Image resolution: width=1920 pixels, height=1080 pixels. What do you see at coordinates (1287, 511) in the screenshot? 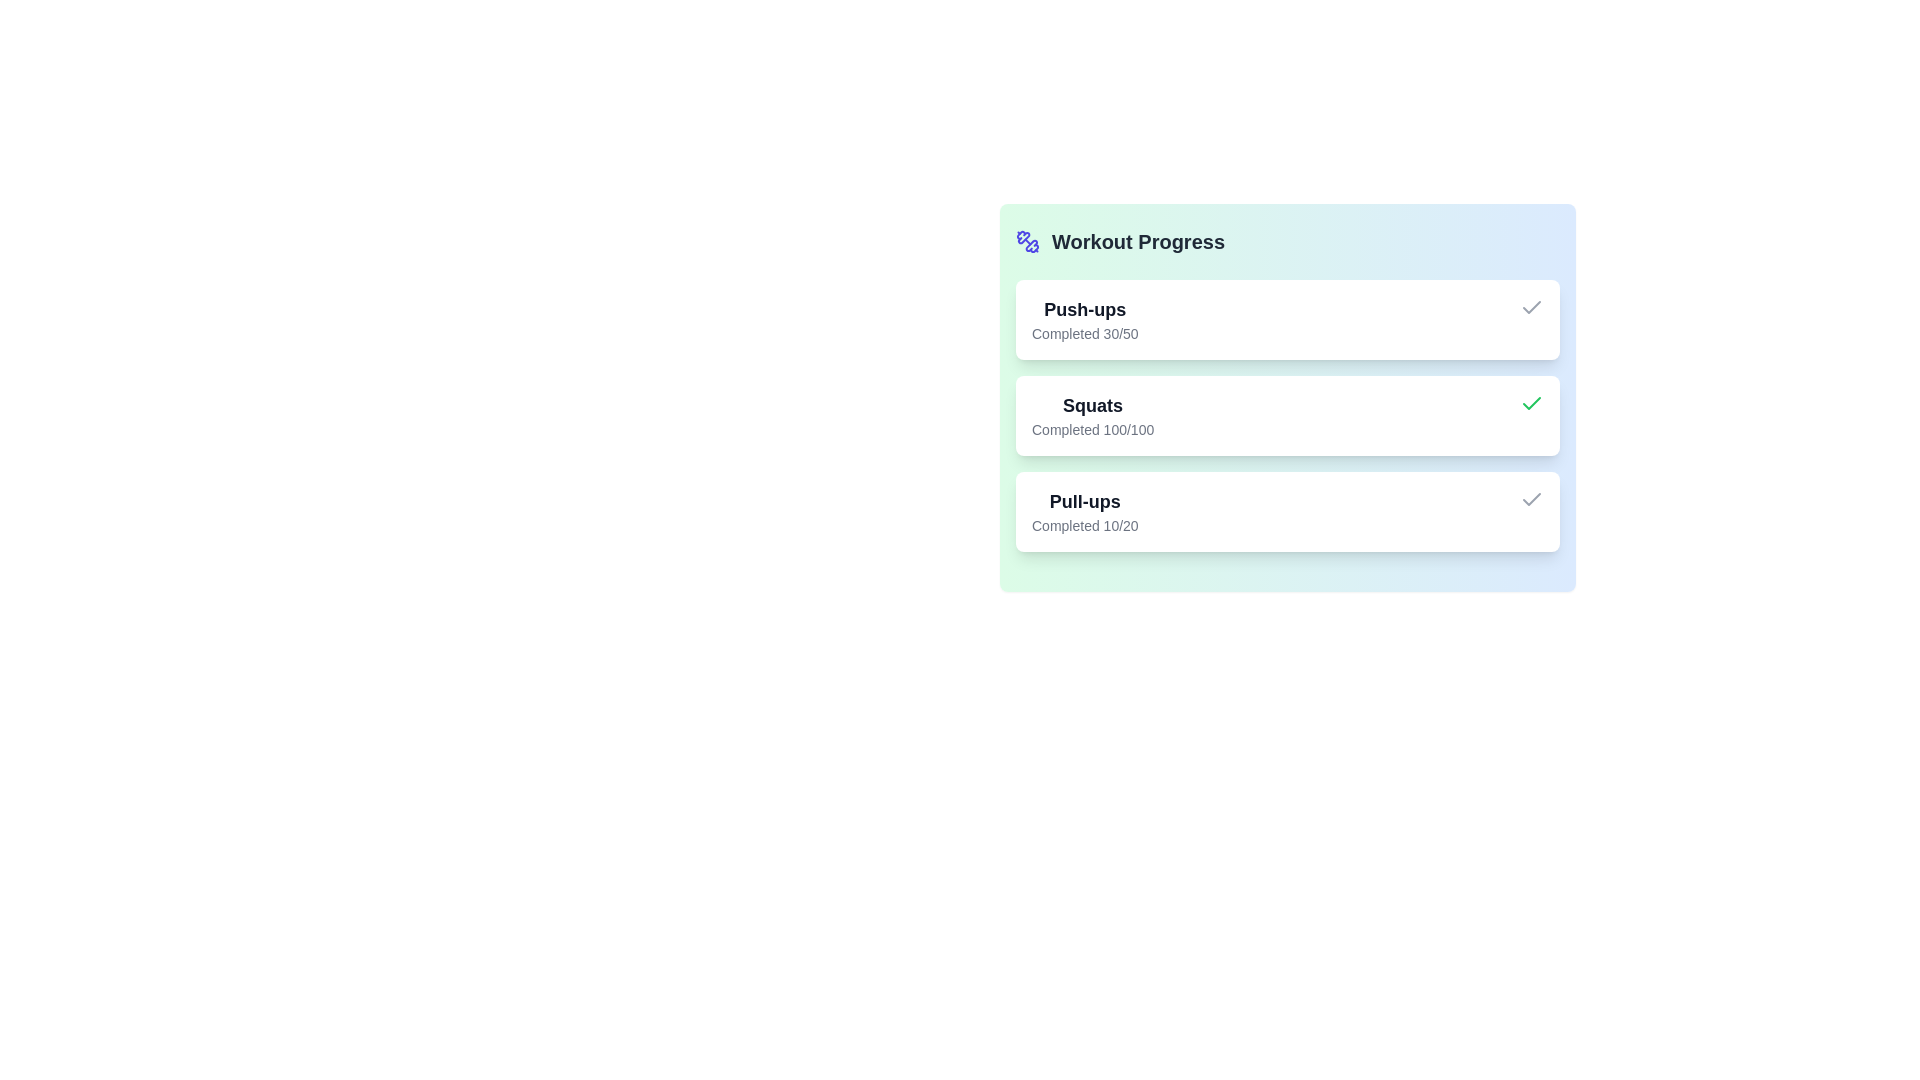
I see `the progress icon of the 'Pull-ups' informational card, which is the third item in a vertical list of workout progress cards` at bounding box center [1287, 511].